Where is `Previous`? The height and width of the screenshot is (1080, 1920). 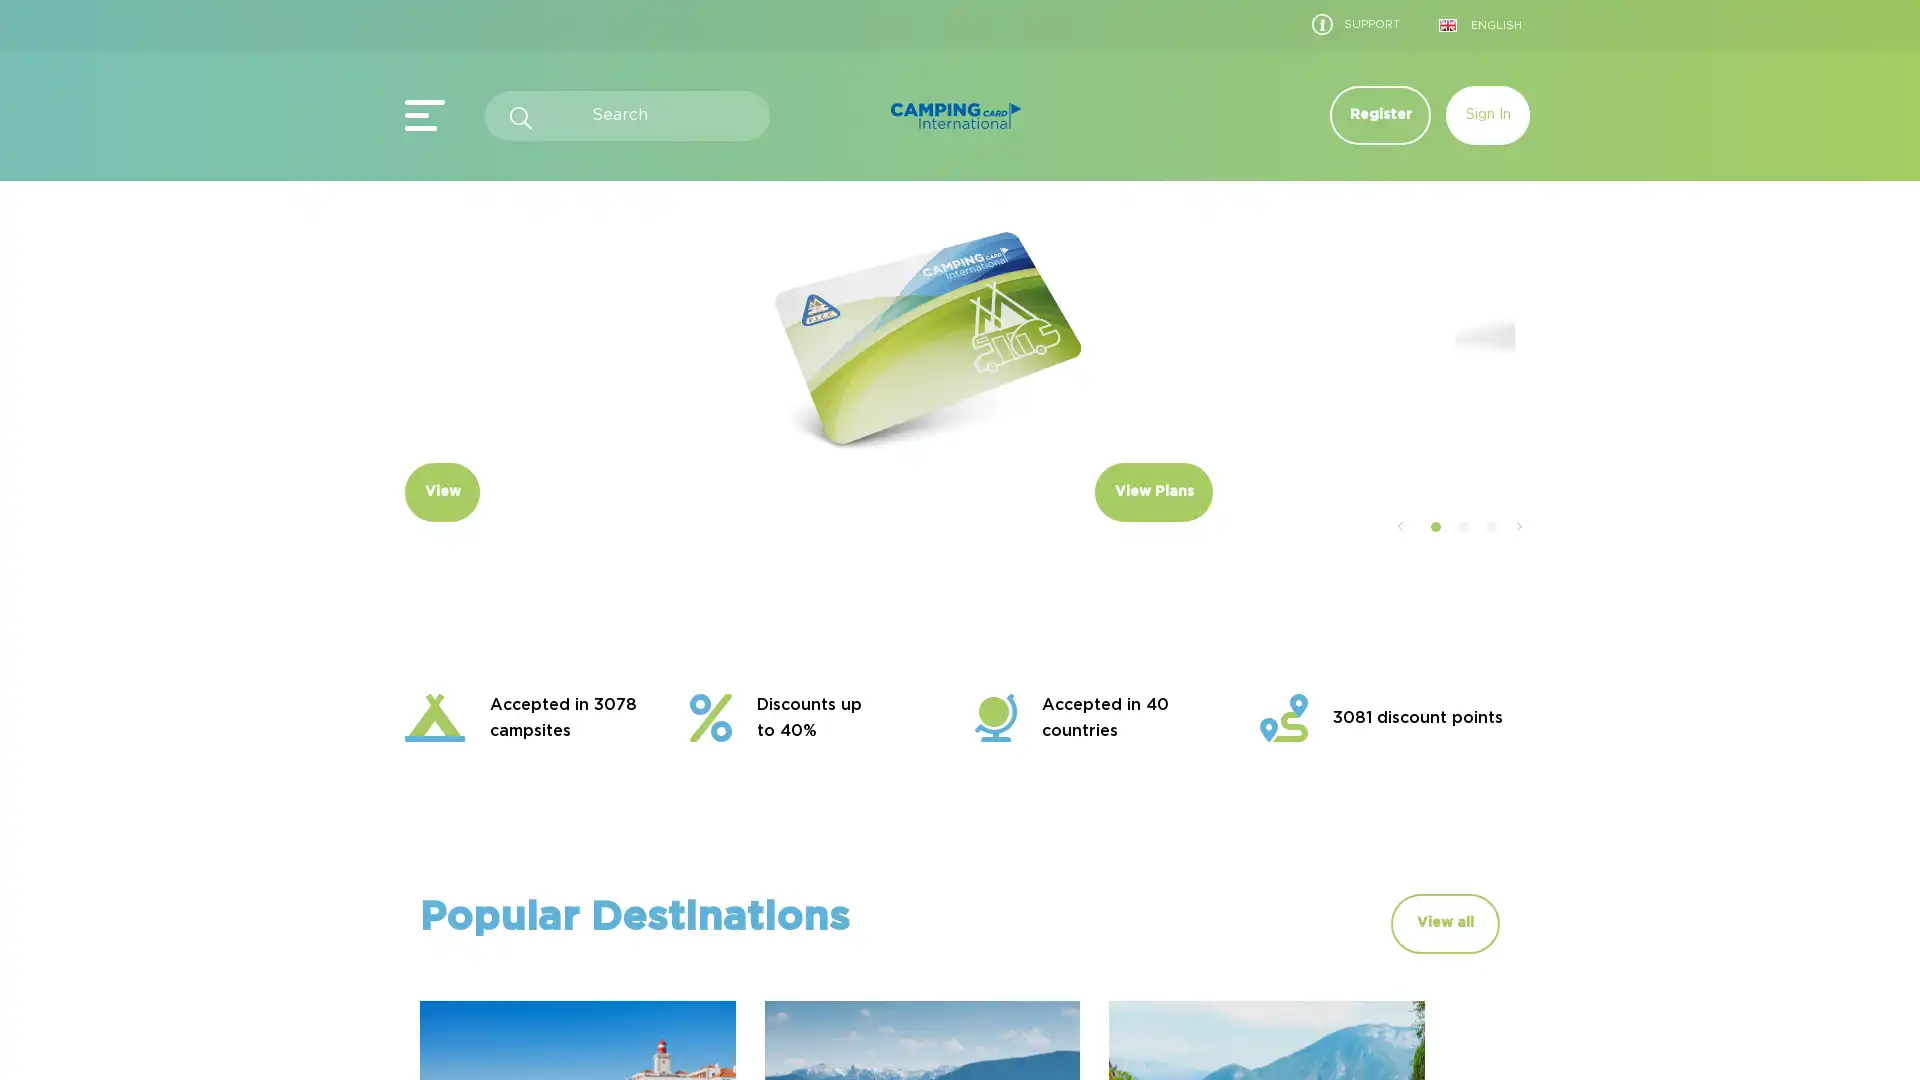
Previous is located at coordinates (1398, 612).